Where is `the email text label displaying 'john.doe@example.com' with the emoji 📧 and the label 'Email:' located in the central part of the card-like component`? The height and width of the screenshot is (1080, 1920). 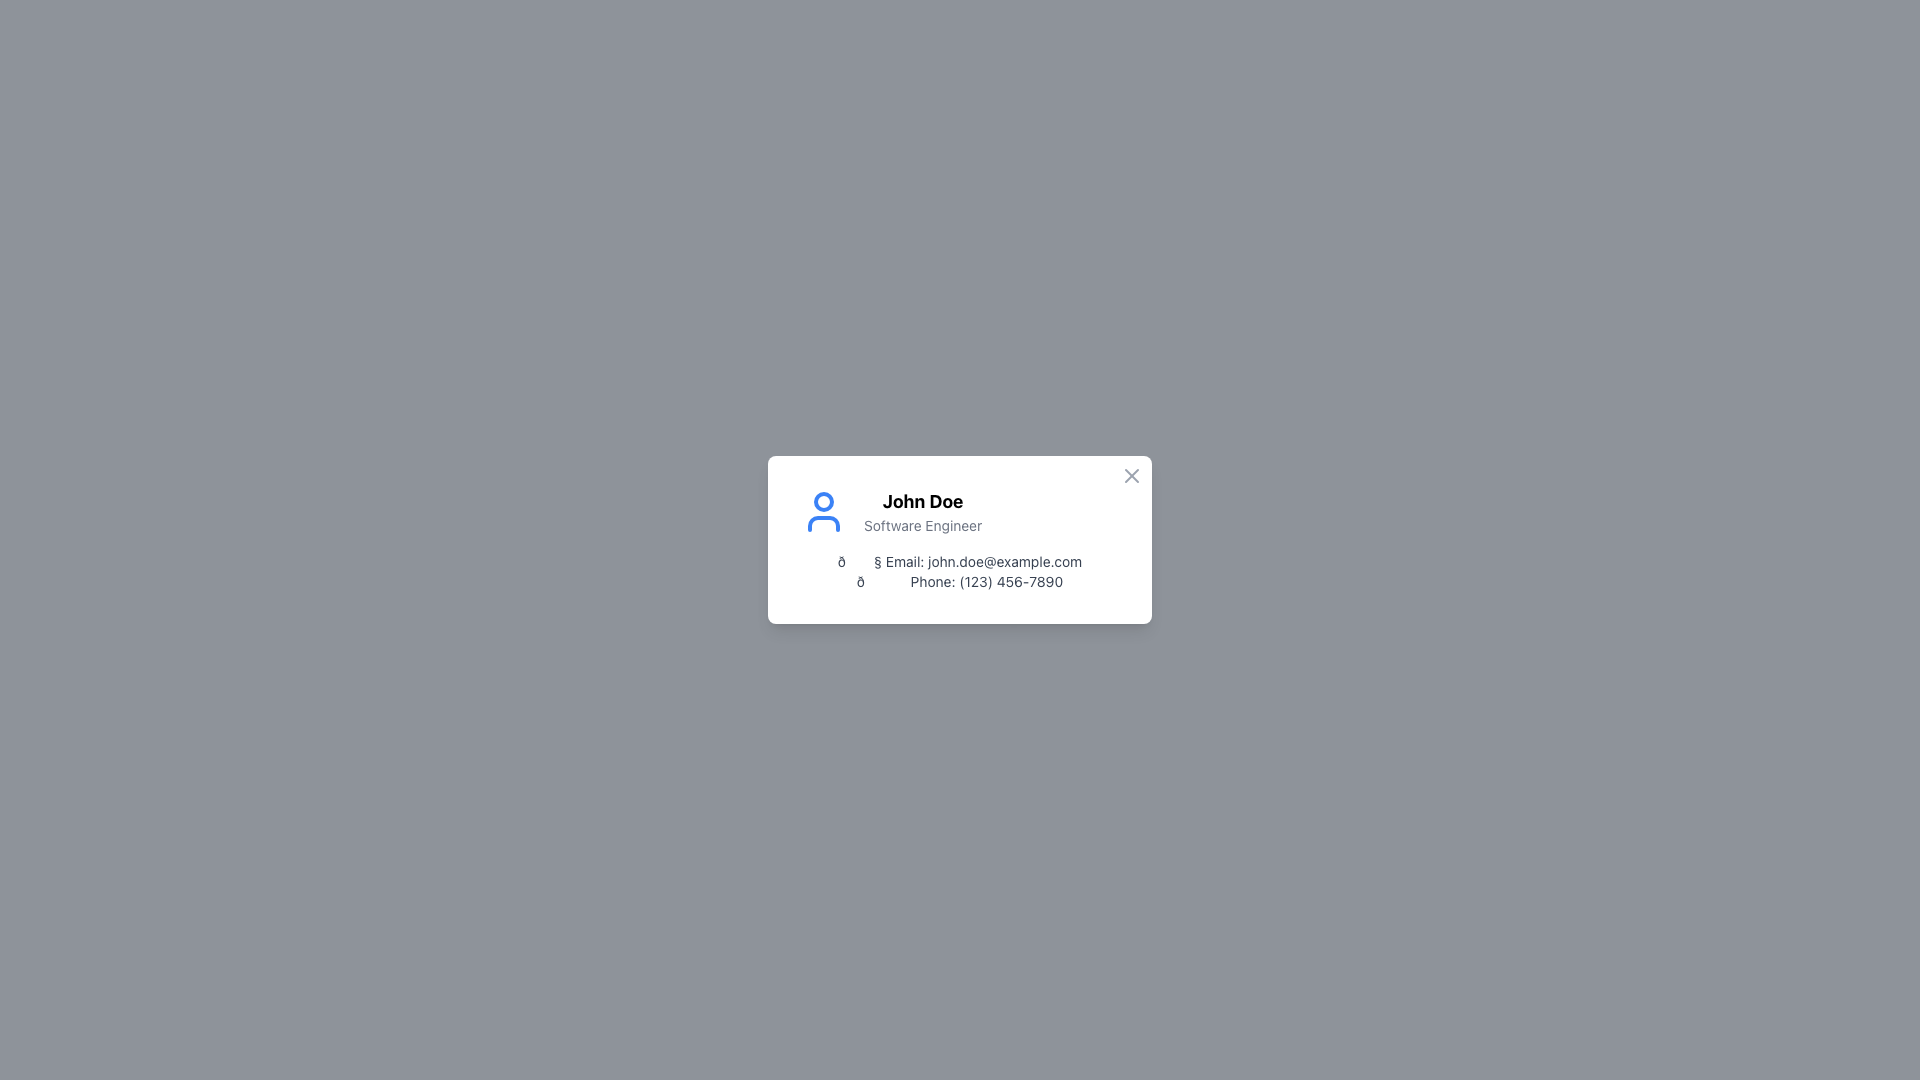
the email text label displaying 'john.doe@example.com' with the emoji 📧 and the label 'Email:' located in the central part of the card-like component is located at coordinates (960, 562).